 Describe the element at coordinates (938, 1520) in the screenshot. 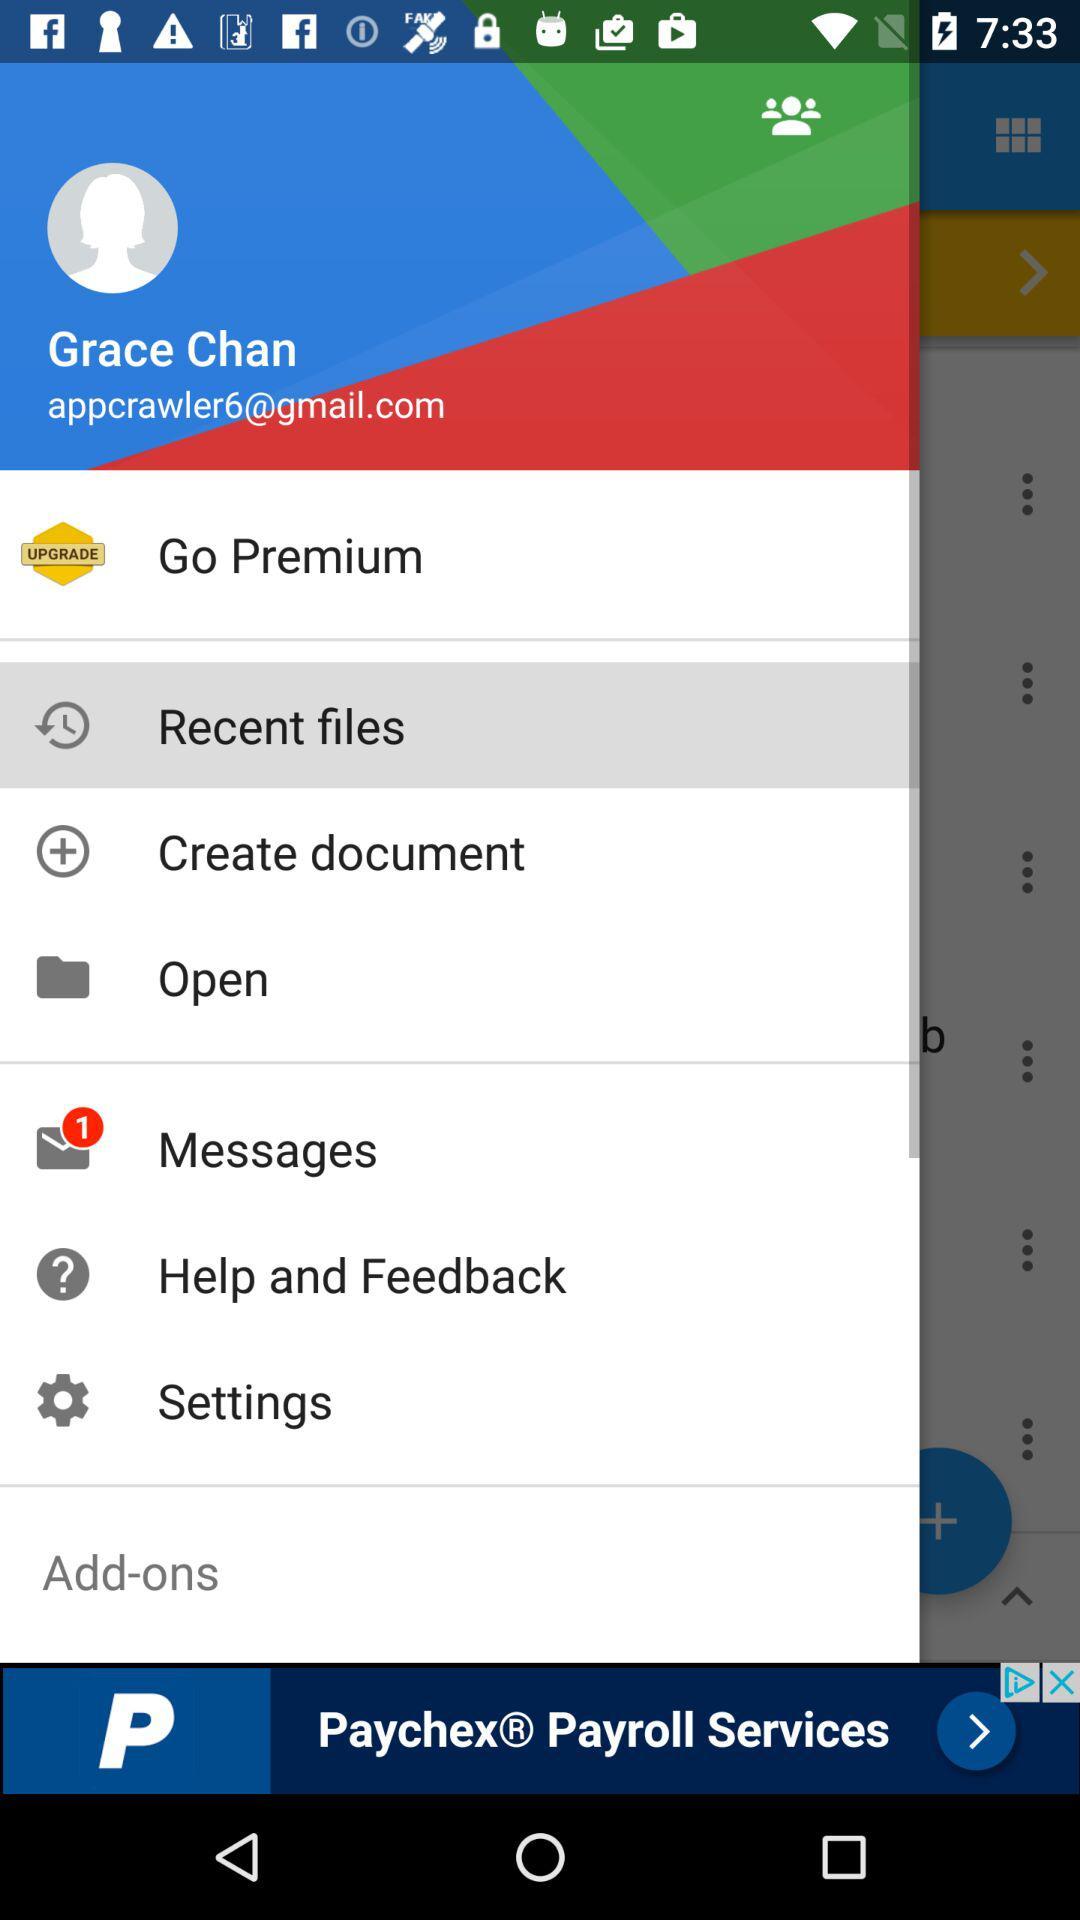

I see `the add icon` at that location.